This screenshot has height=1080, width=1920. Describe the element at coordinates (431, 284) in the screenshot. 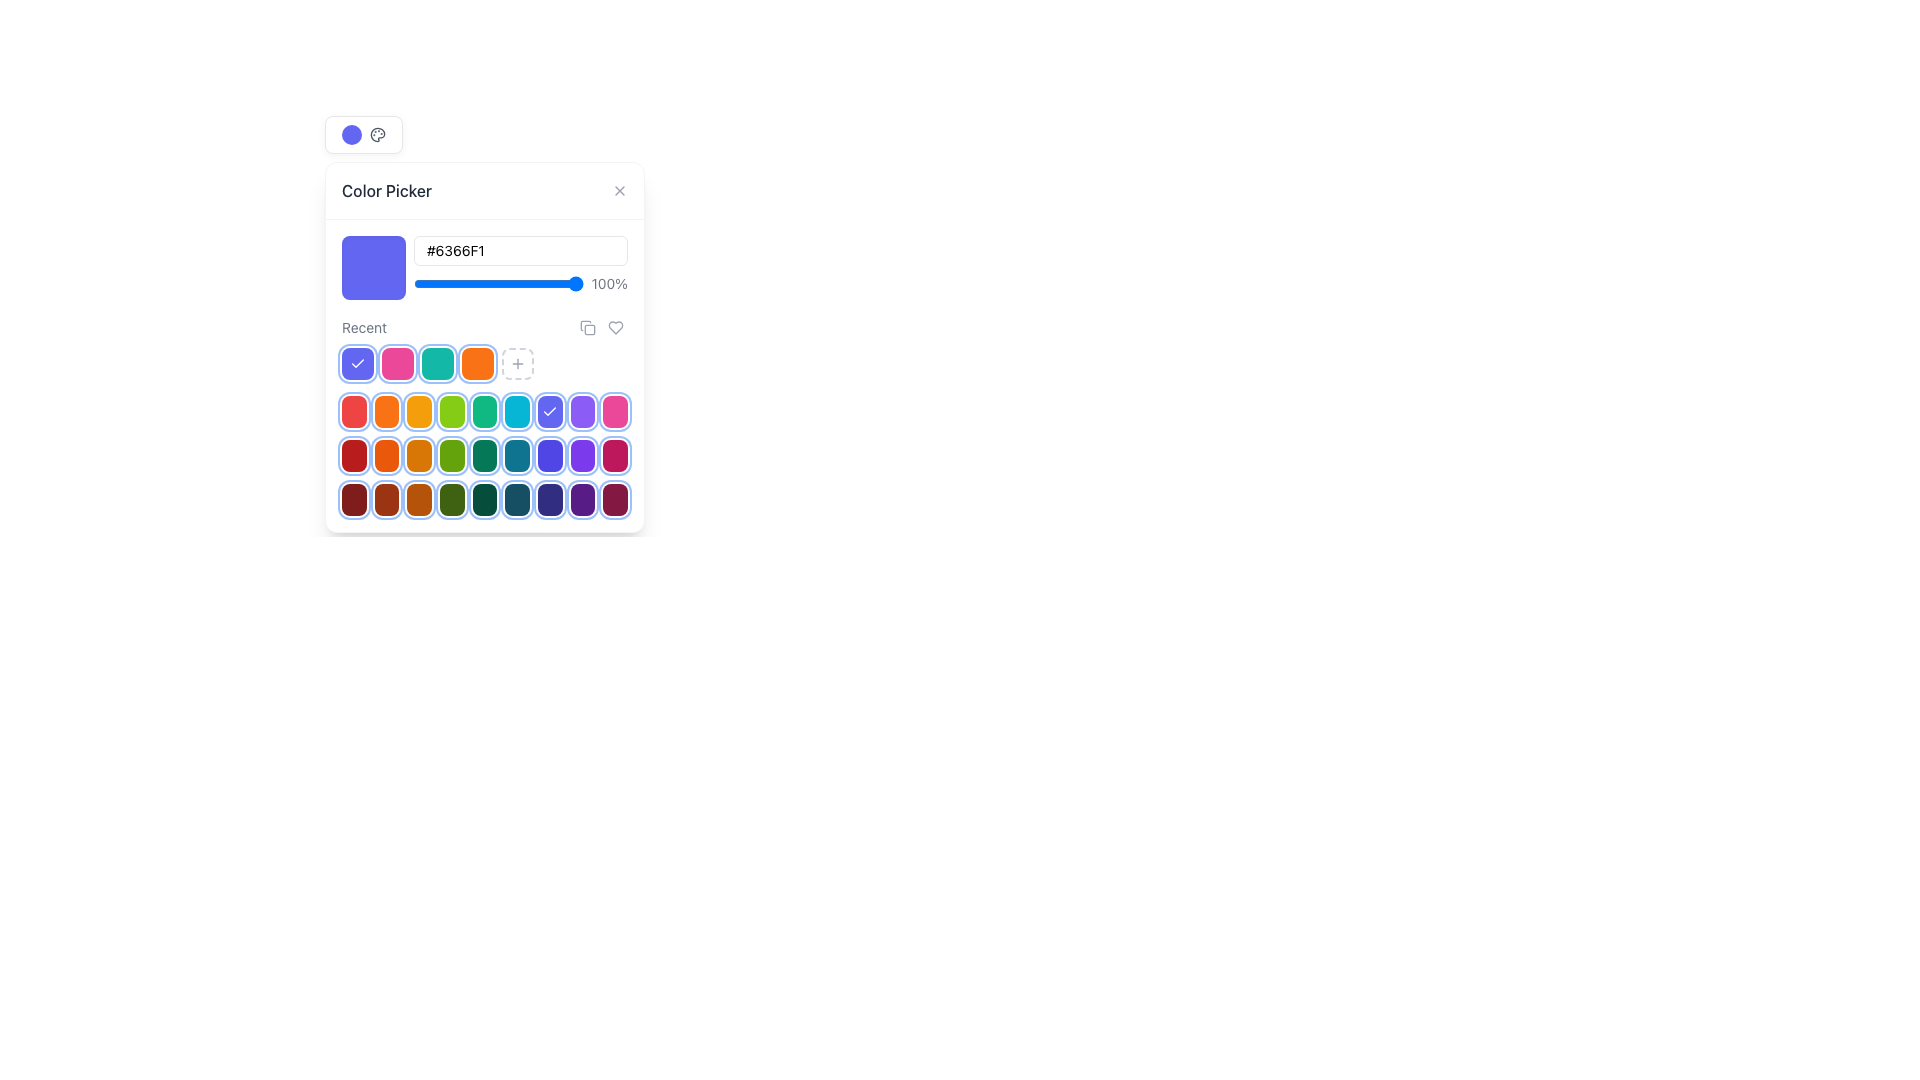

I see `the slider` at that location.